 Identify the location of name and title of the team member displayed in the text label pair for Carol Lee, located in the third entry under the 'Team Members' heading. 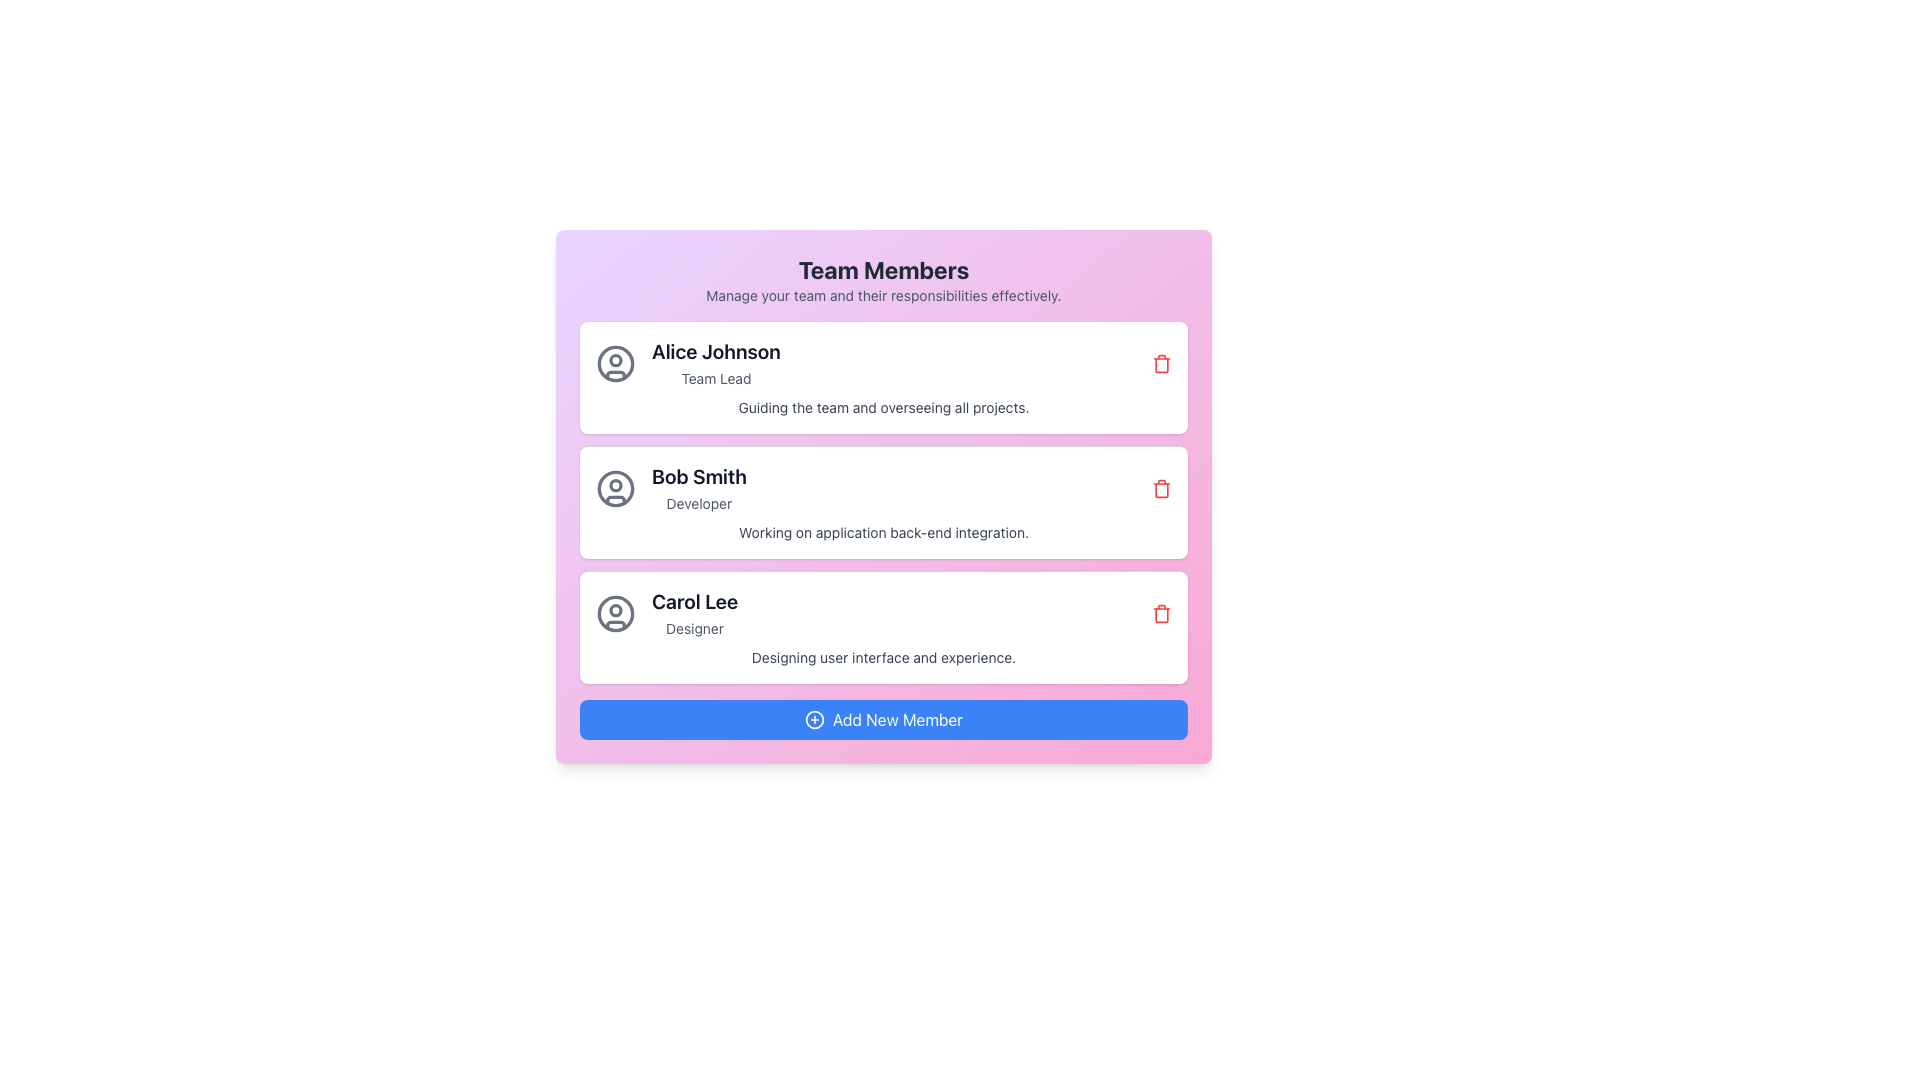
(695, 612).